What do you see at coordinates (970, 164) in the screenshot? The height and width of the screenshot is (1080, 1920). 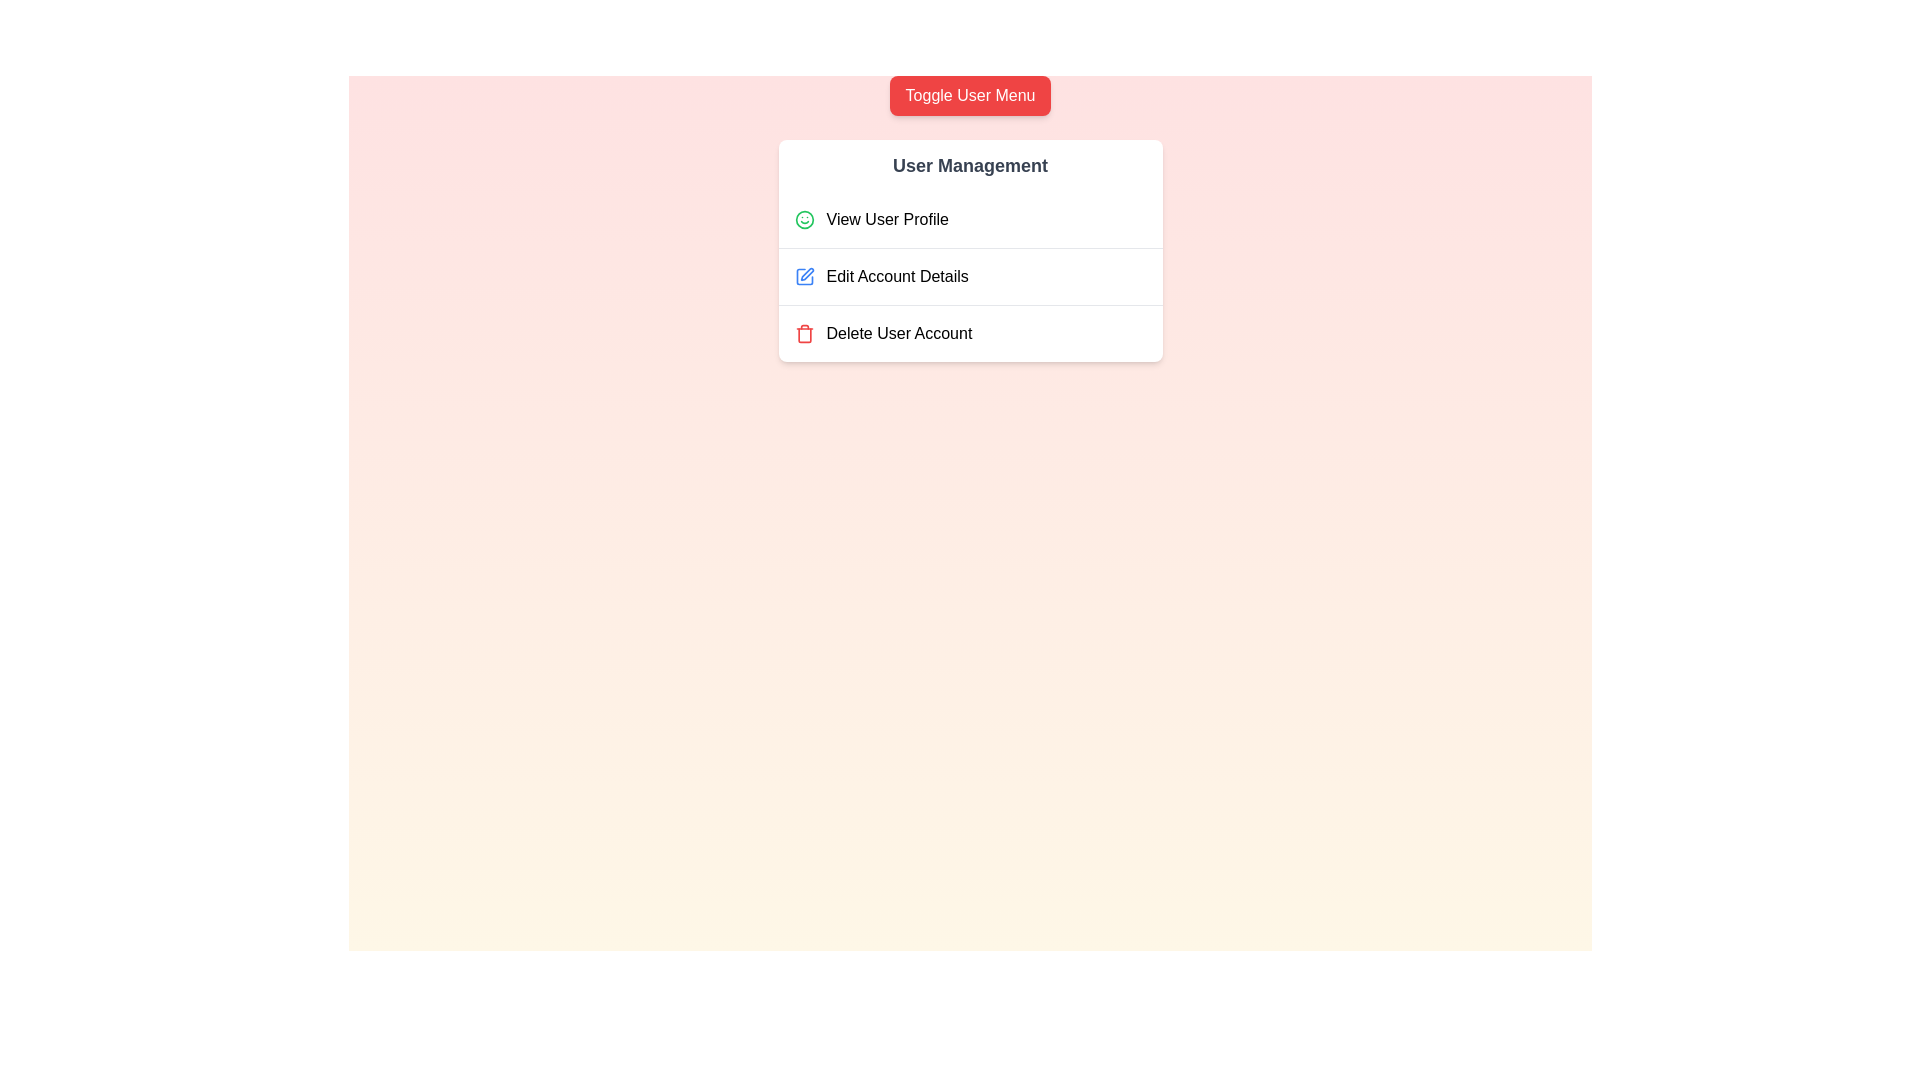 I see `the menu header to interact with it` at bounding box center [970, 164].